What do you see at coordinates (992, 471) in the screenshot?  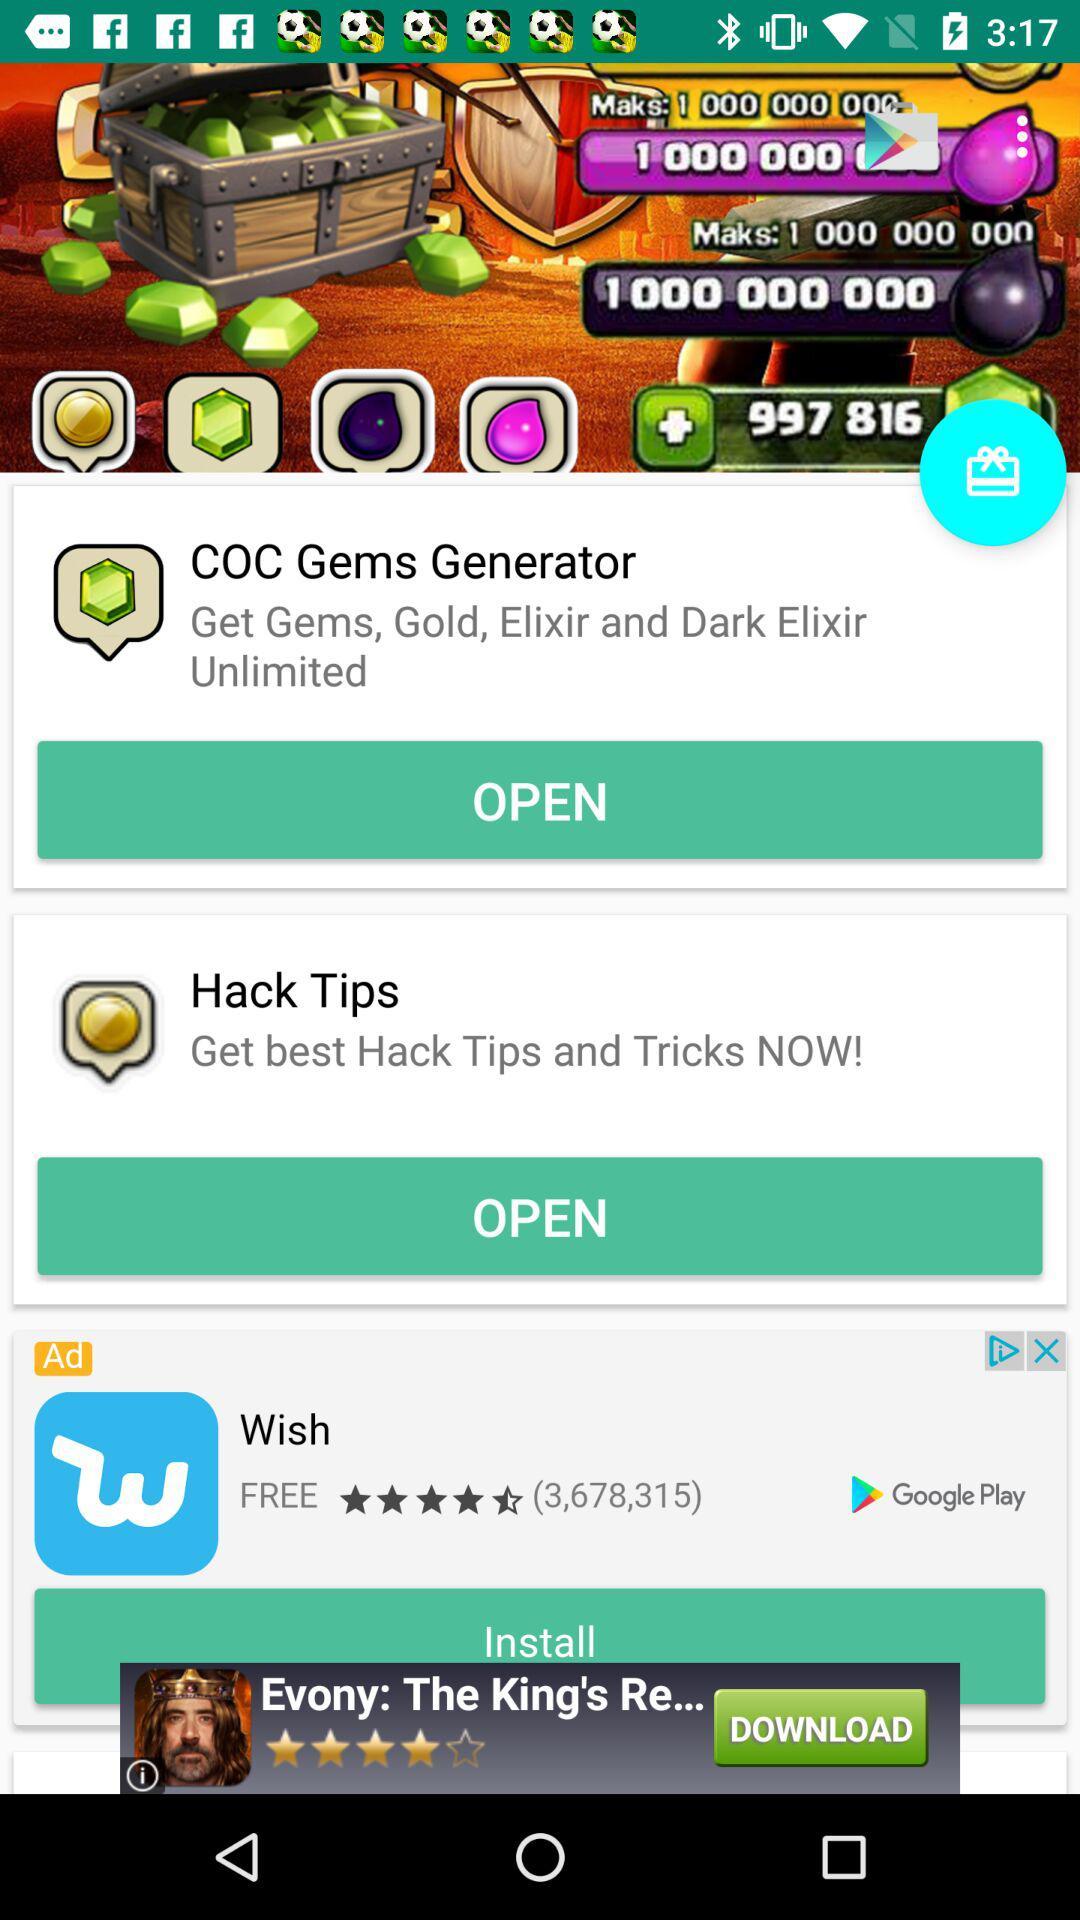 I see `the gift icon` at bounding box center [992, 471].